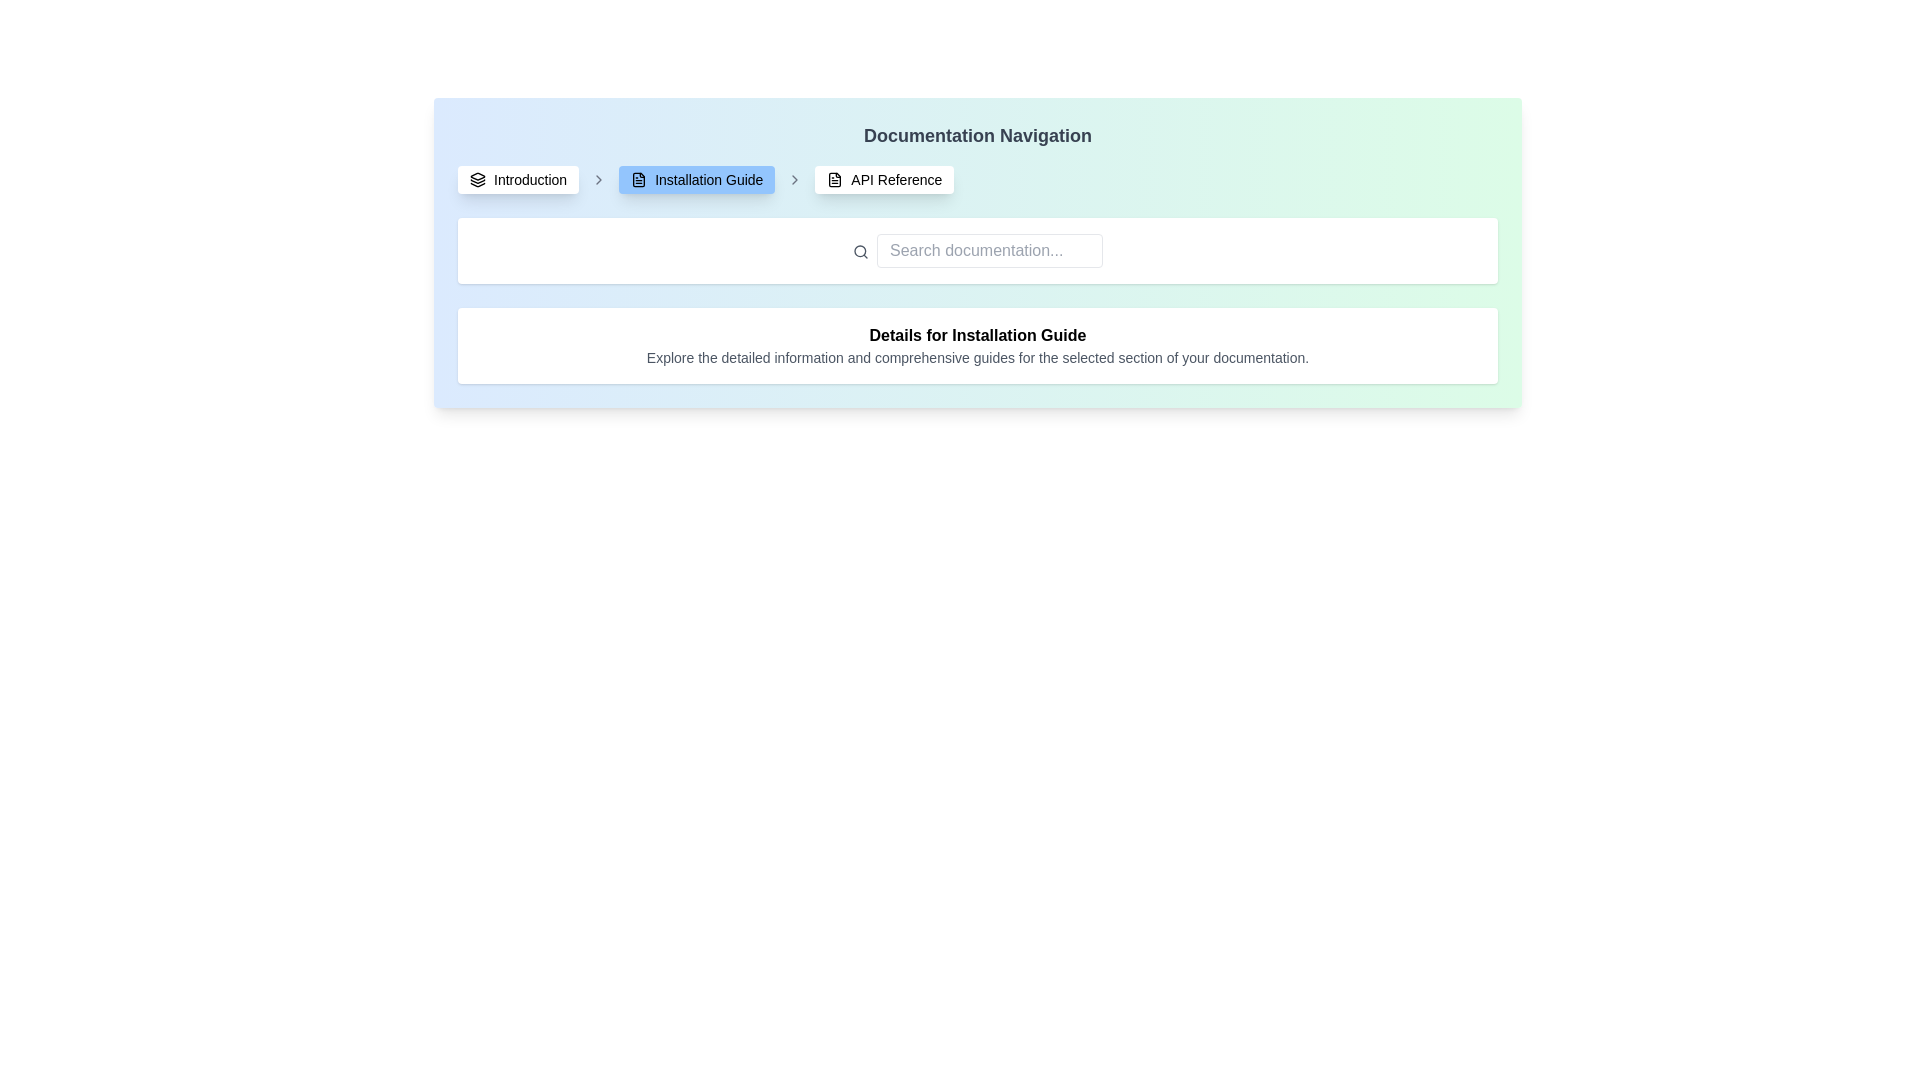 The width and height of the screenshot is (1920, 1080). What do you see at coordinates (978, 357) in the screenshot?
I see `the descriptive text element styled with a small font size and gray color, located below the bolded title 'Details for Installation Guide' within a white card` at bounding box center [978, 357].